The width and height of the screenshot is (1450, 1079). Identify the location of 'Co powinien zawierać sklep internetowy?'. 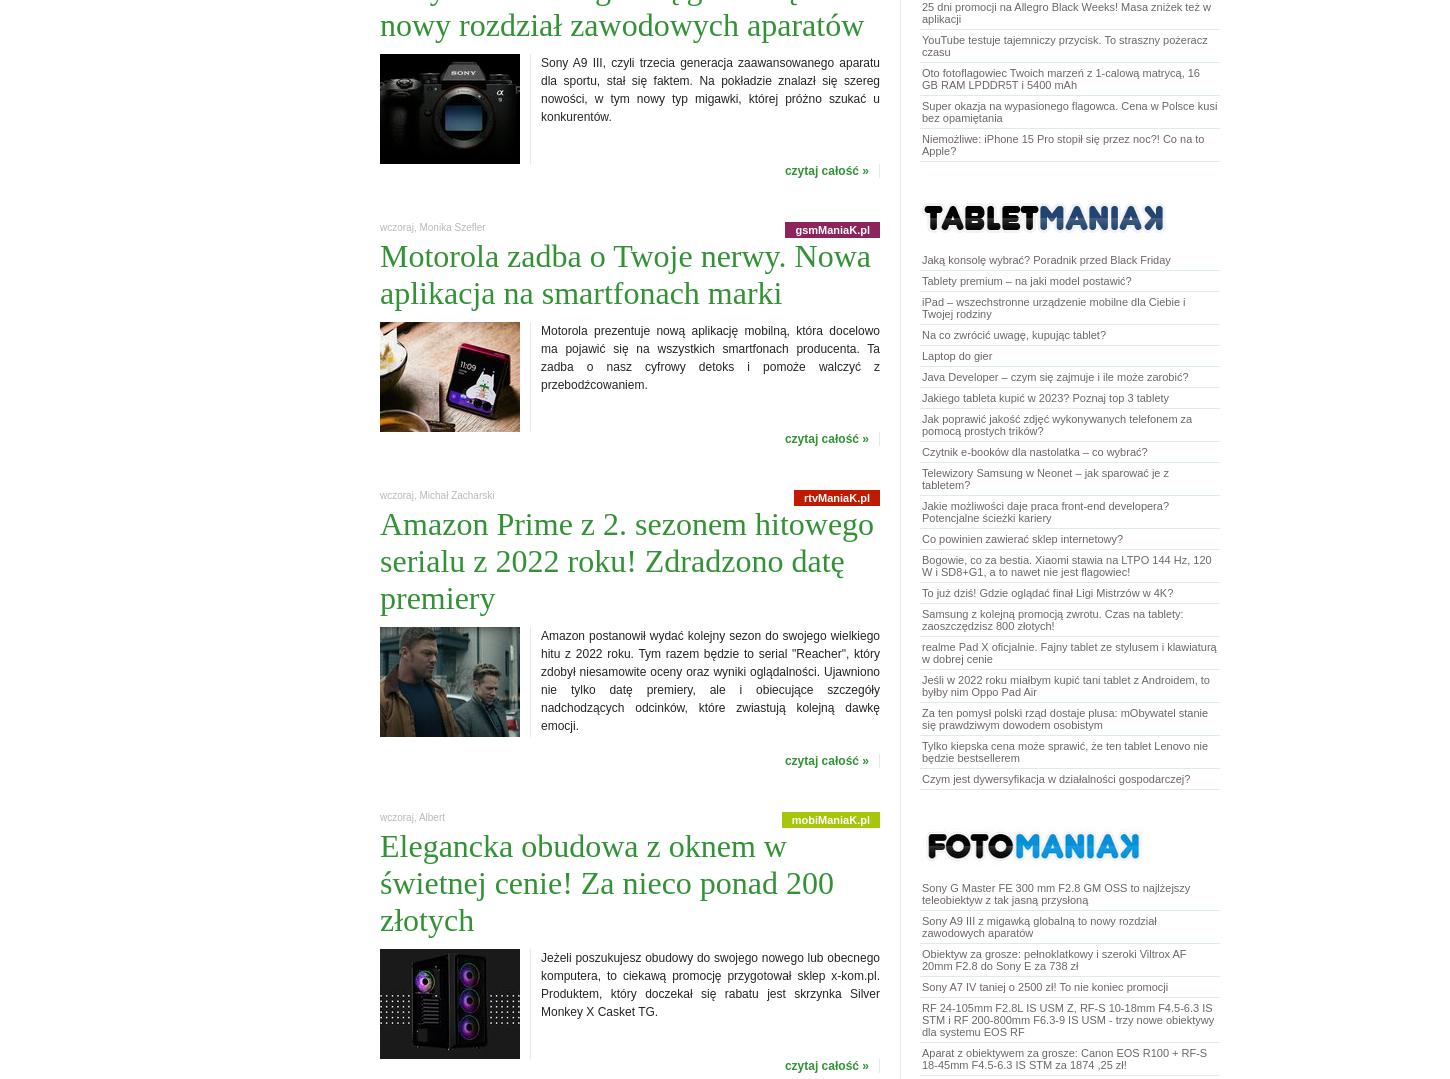
(1022, 538).